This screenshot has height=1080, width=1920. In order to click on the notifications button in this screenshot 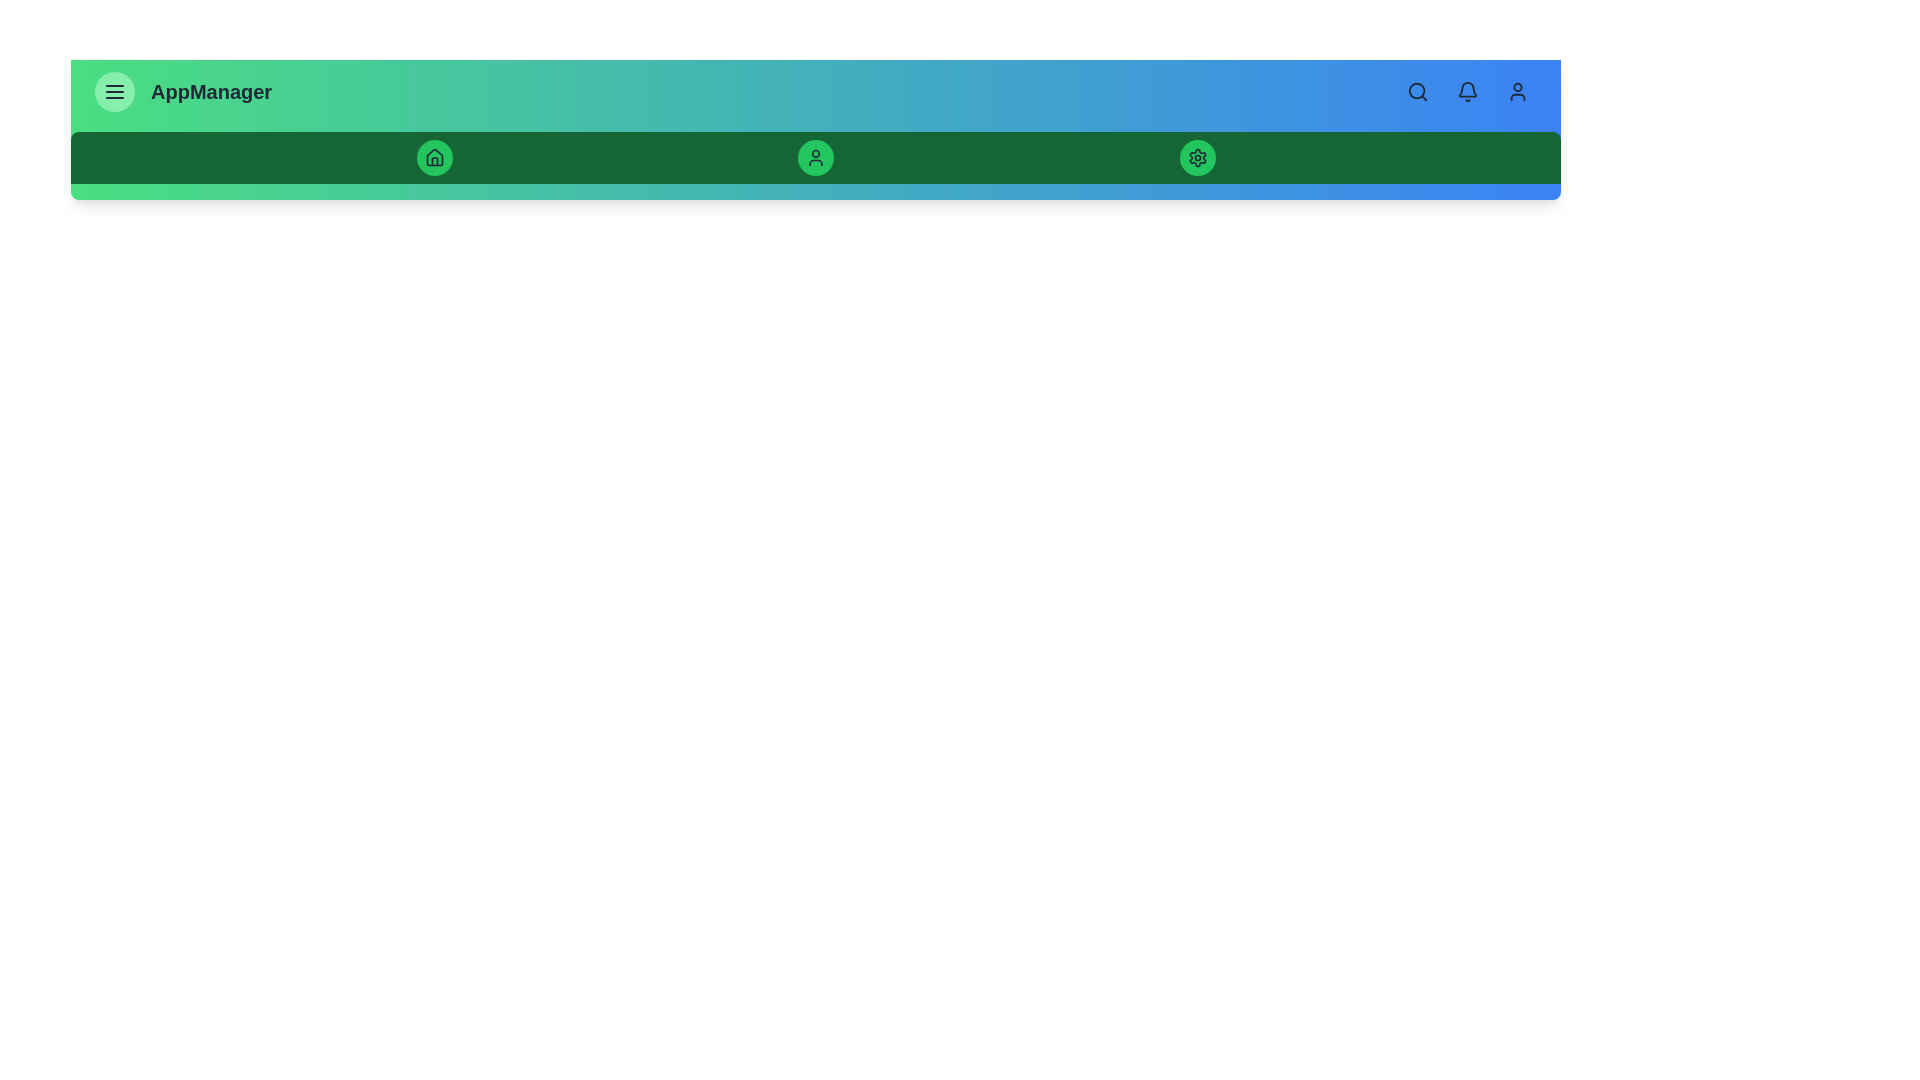, I will do `click(1468, 92)`.